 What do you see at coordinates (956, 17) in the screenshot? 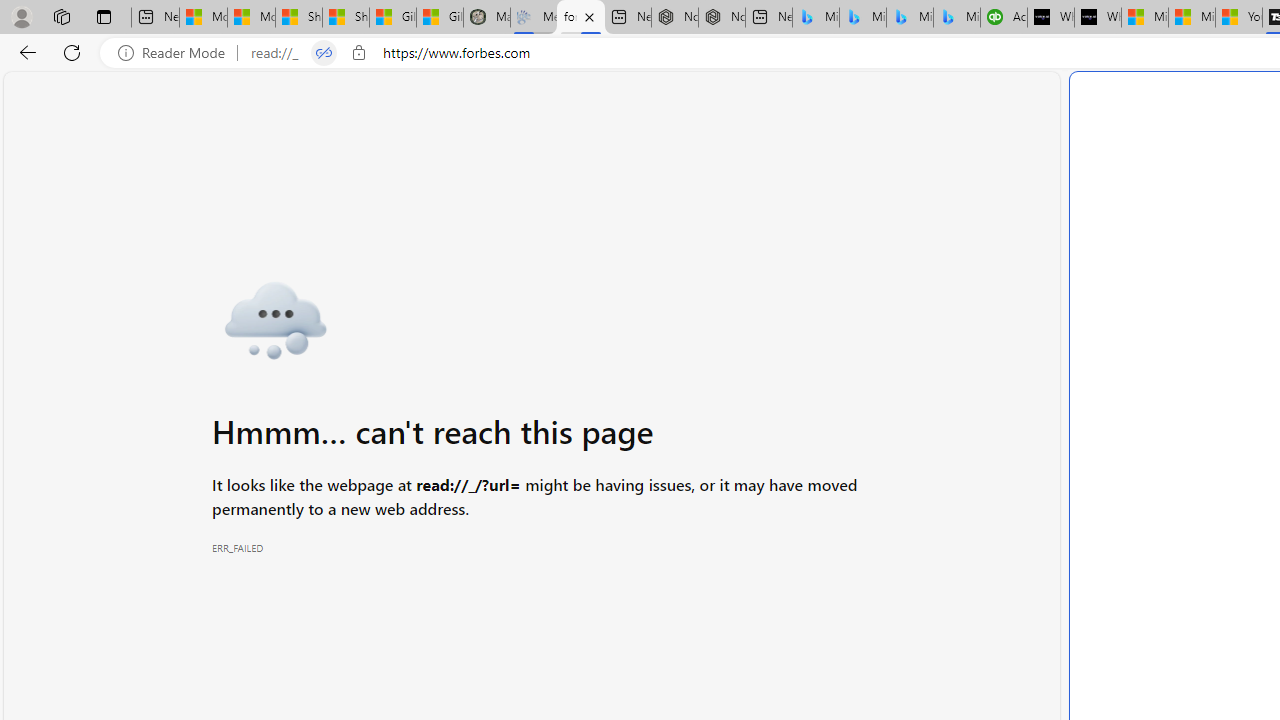
I see `'Microsoft Bing Travel - Shangri-La Hotel Bangkok'` at bounding box center [956, 17].